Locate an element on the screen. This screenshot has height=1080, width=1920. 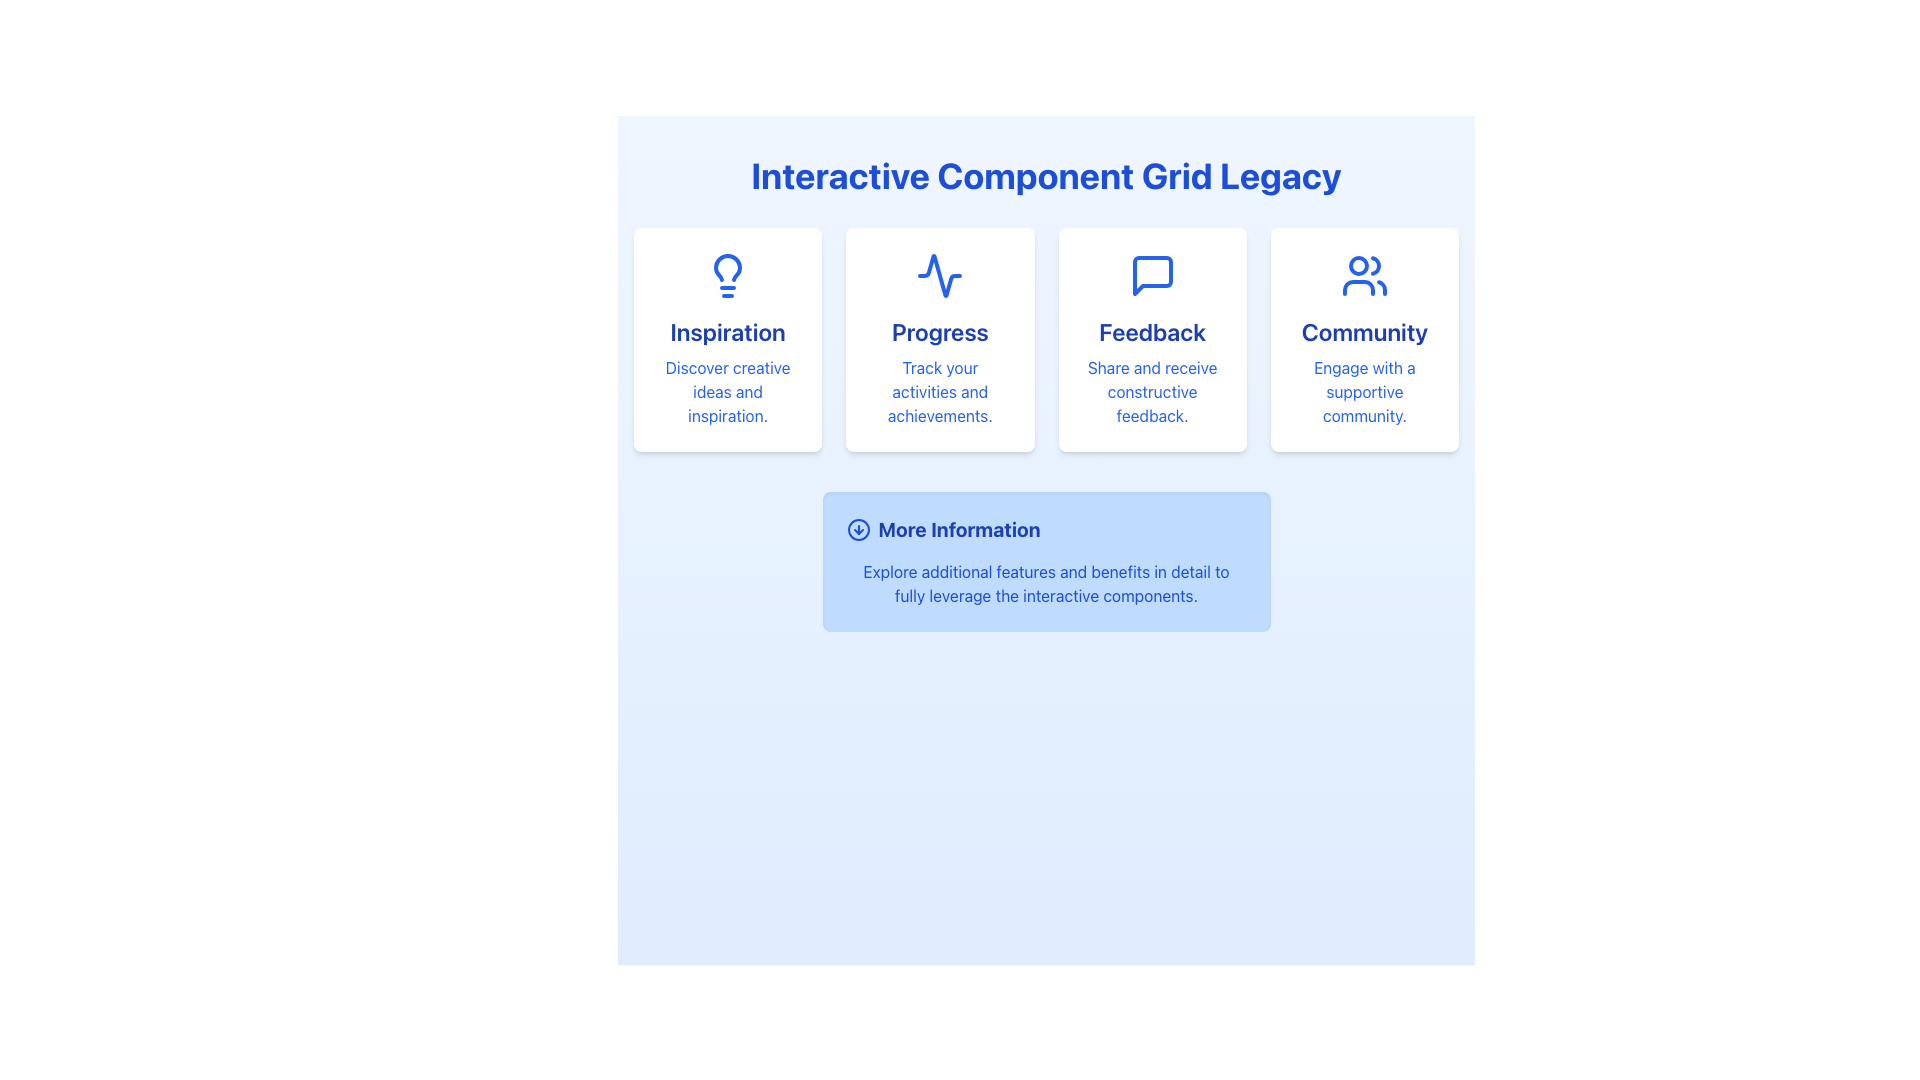
the blue speech bubble icon within the 'Feedback' card, located centrally above the 'Feedback' title text is located at coordinates (1152, 276).